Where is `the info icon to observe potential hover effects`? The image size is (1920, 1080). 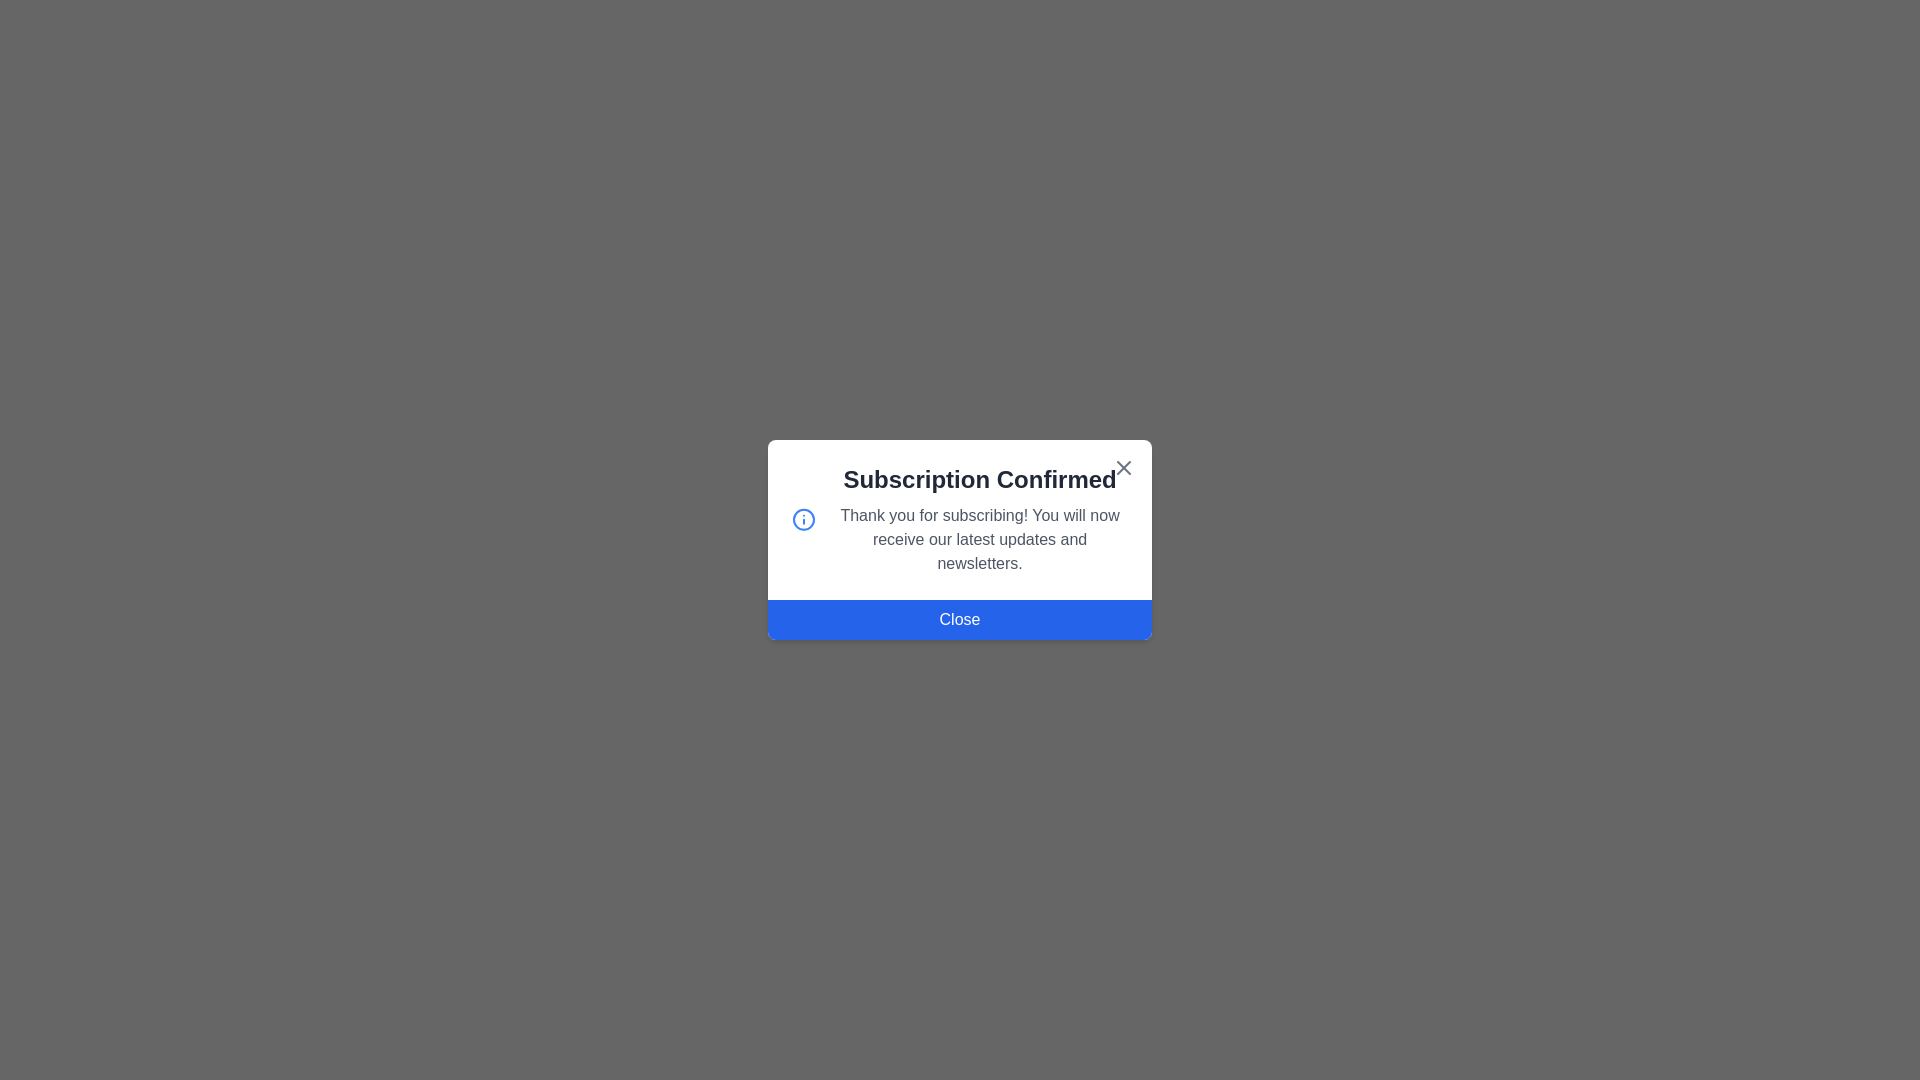 the info icon to observe potential hover effects is located at coordinates (804, 519).